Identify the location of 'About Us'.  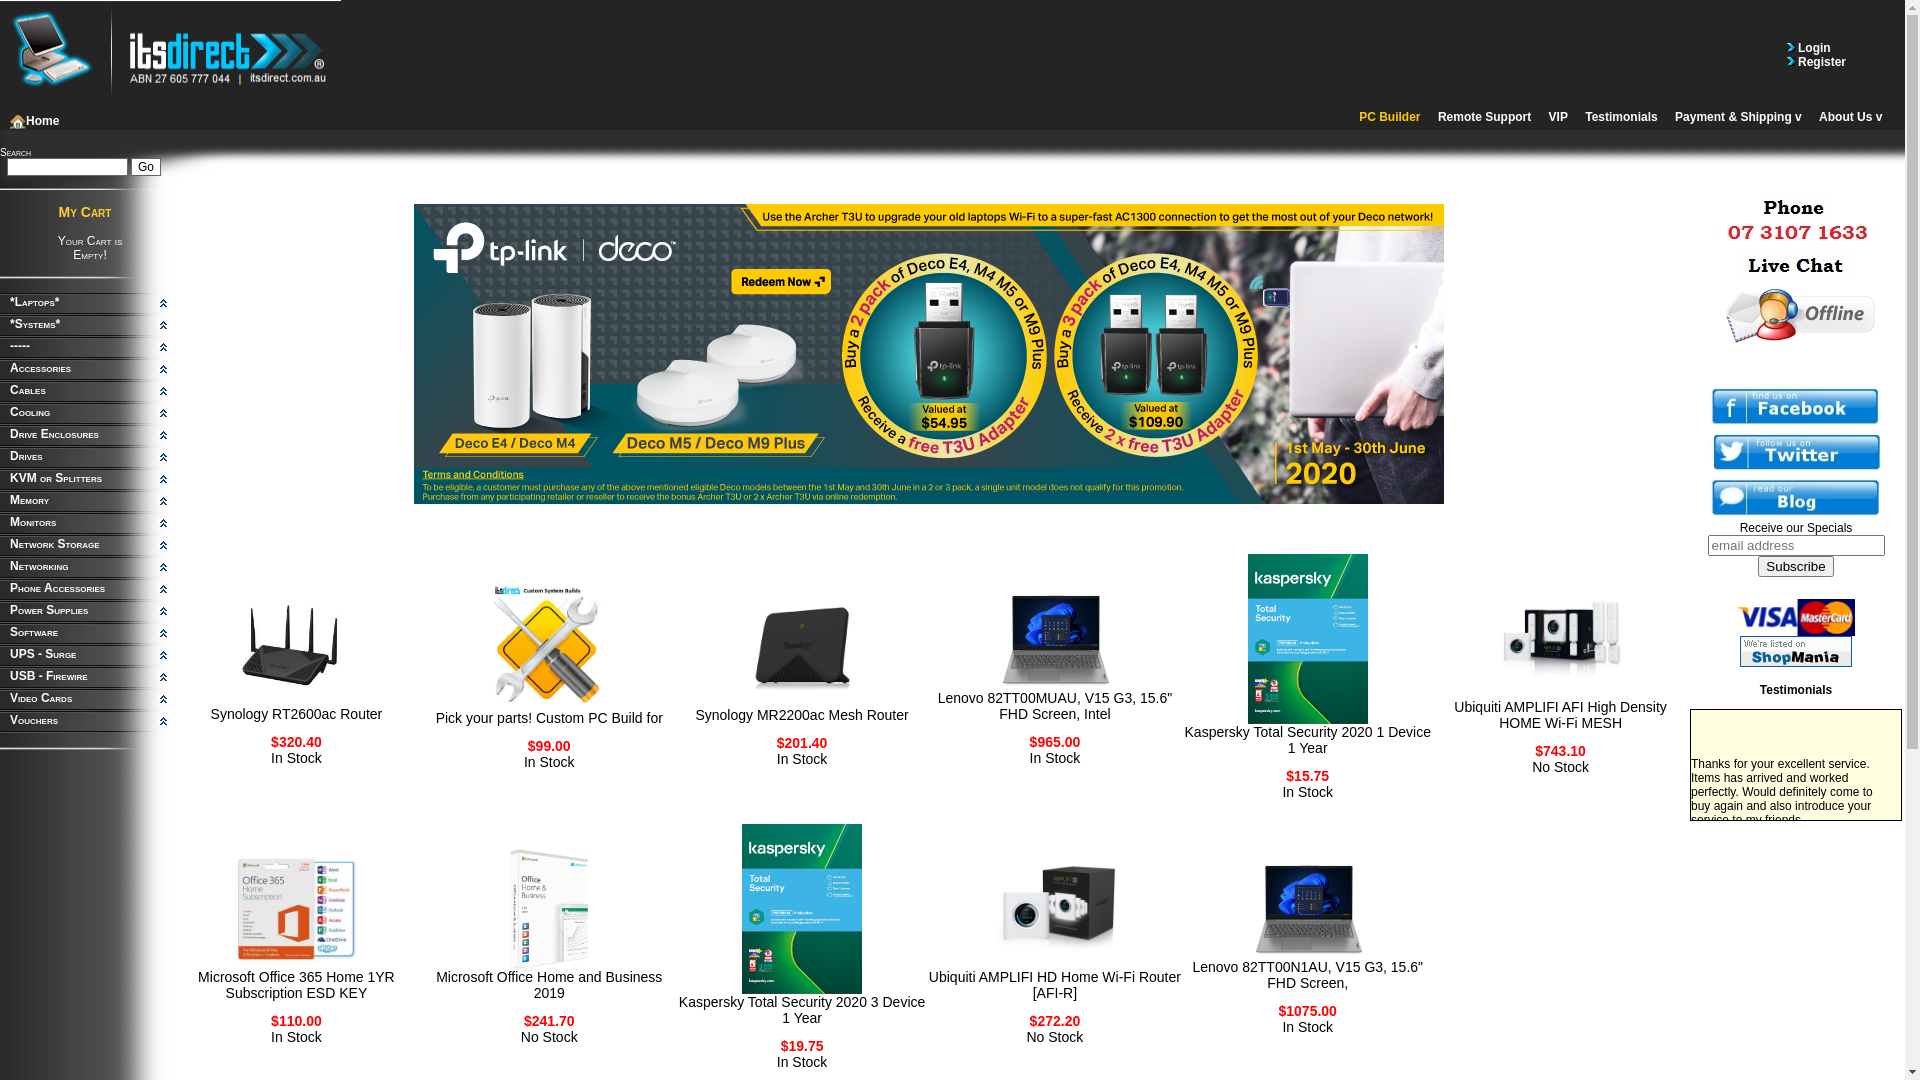
(1811, 116).